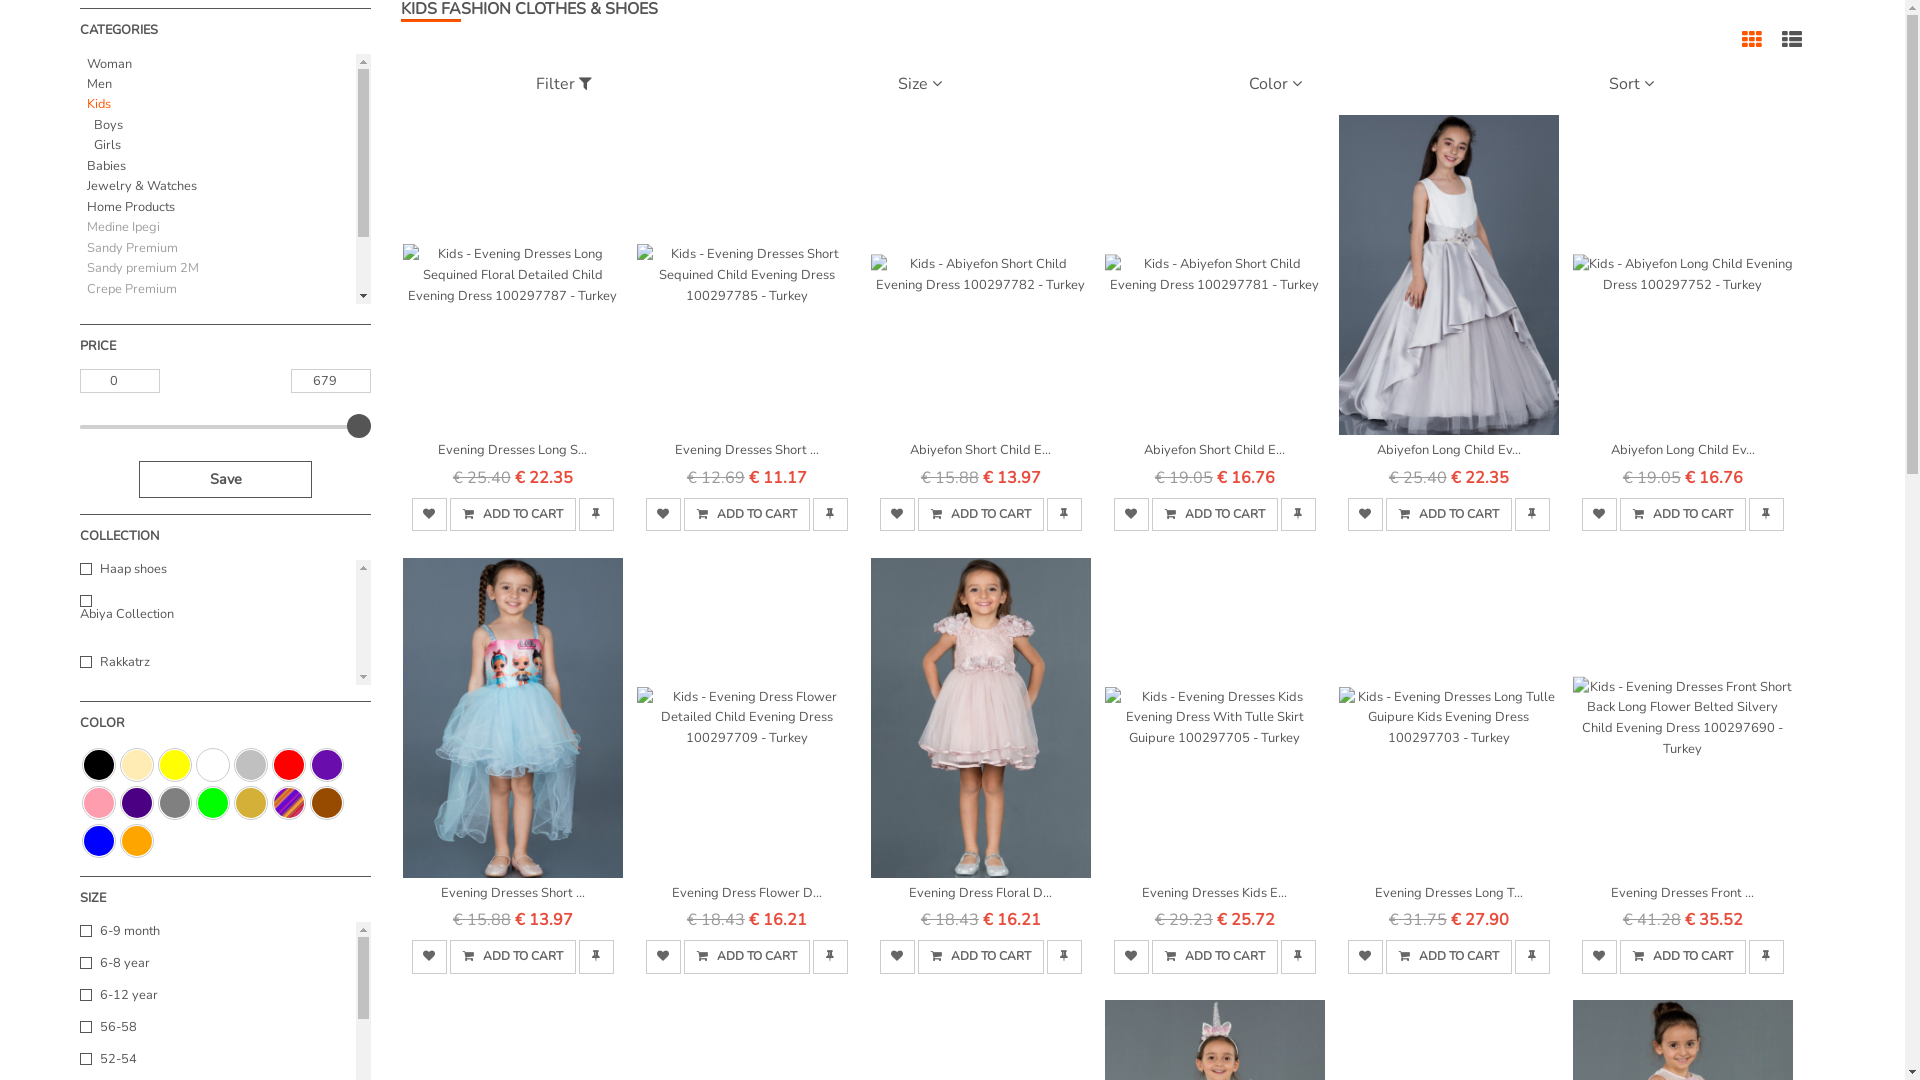 The height and width of the screenshot is (1080, 1920). Describe the element at coordinates (326, 801) in the screenshot. I see `'Brown'` at that location.